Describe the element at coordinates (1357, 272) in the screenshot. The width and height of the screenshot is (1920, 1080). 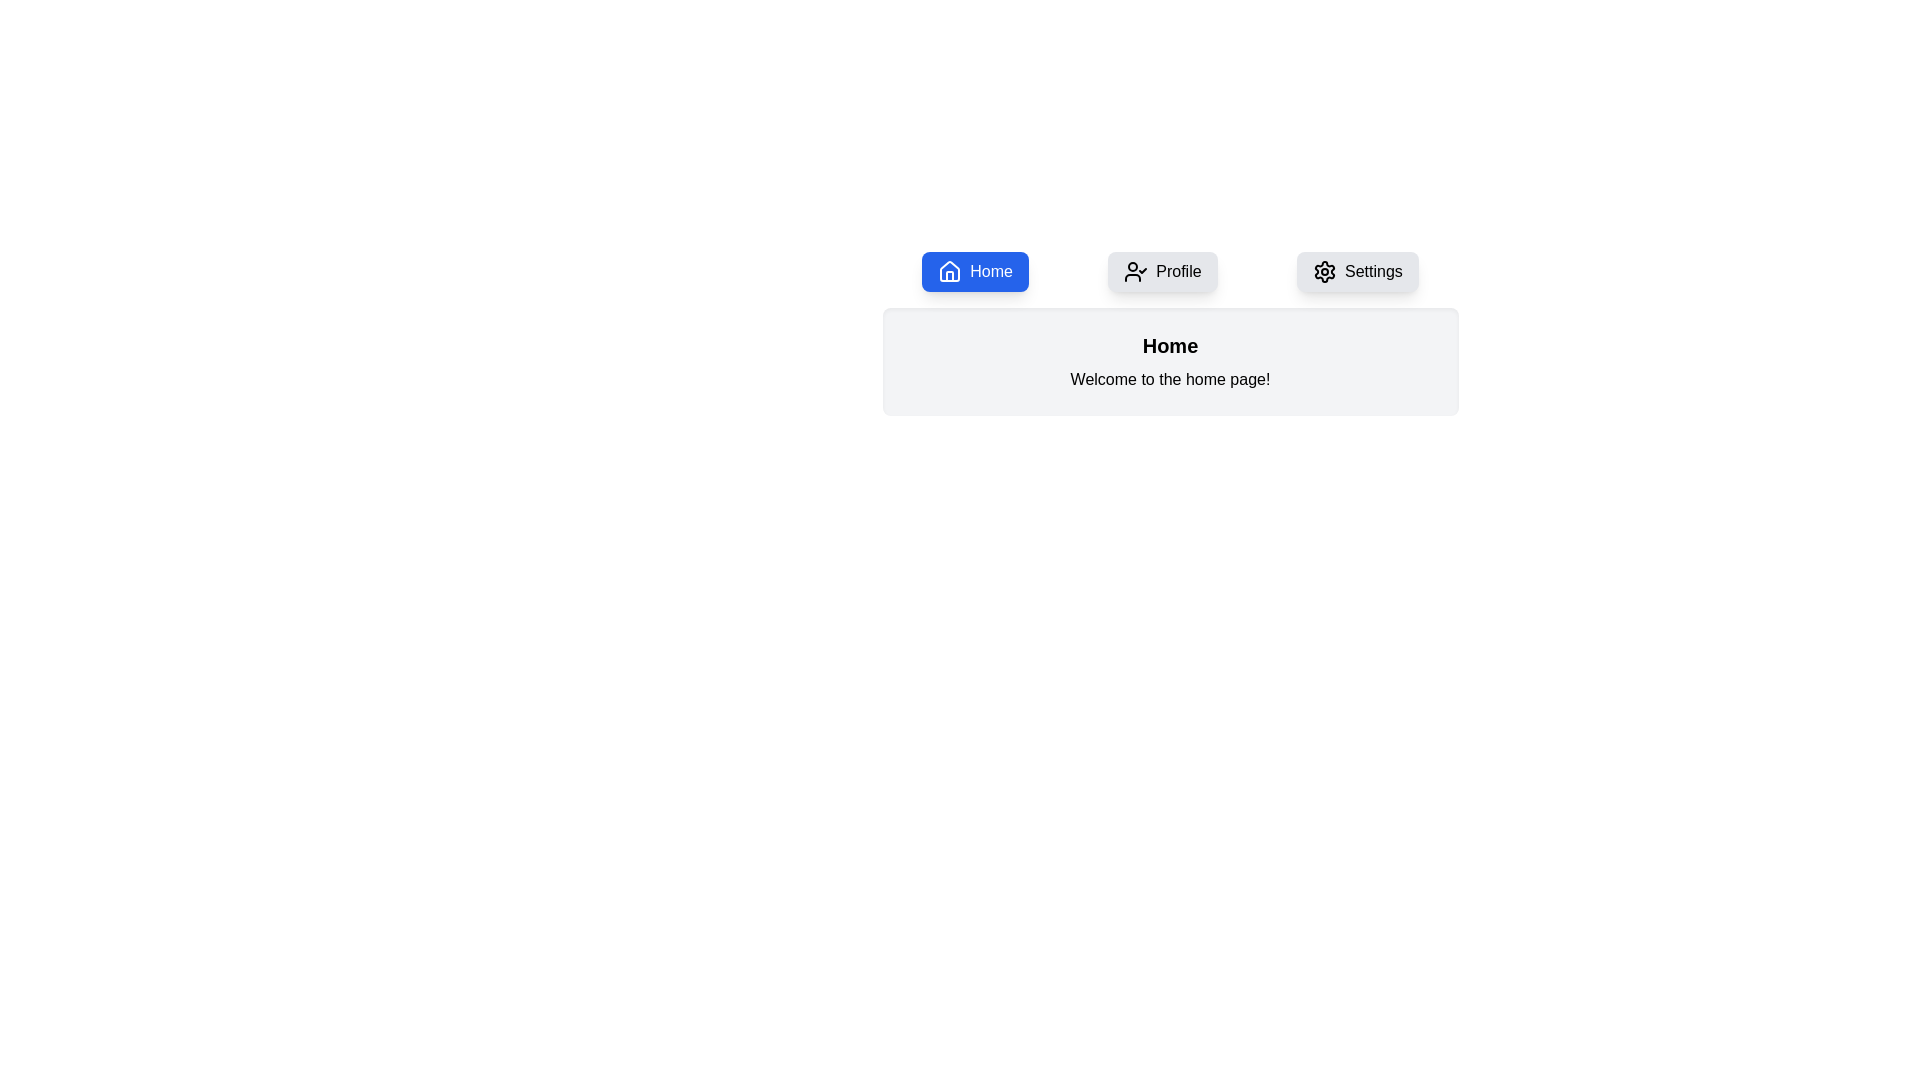
I see `the Settings tab by clicking its corresponding button` at that location.